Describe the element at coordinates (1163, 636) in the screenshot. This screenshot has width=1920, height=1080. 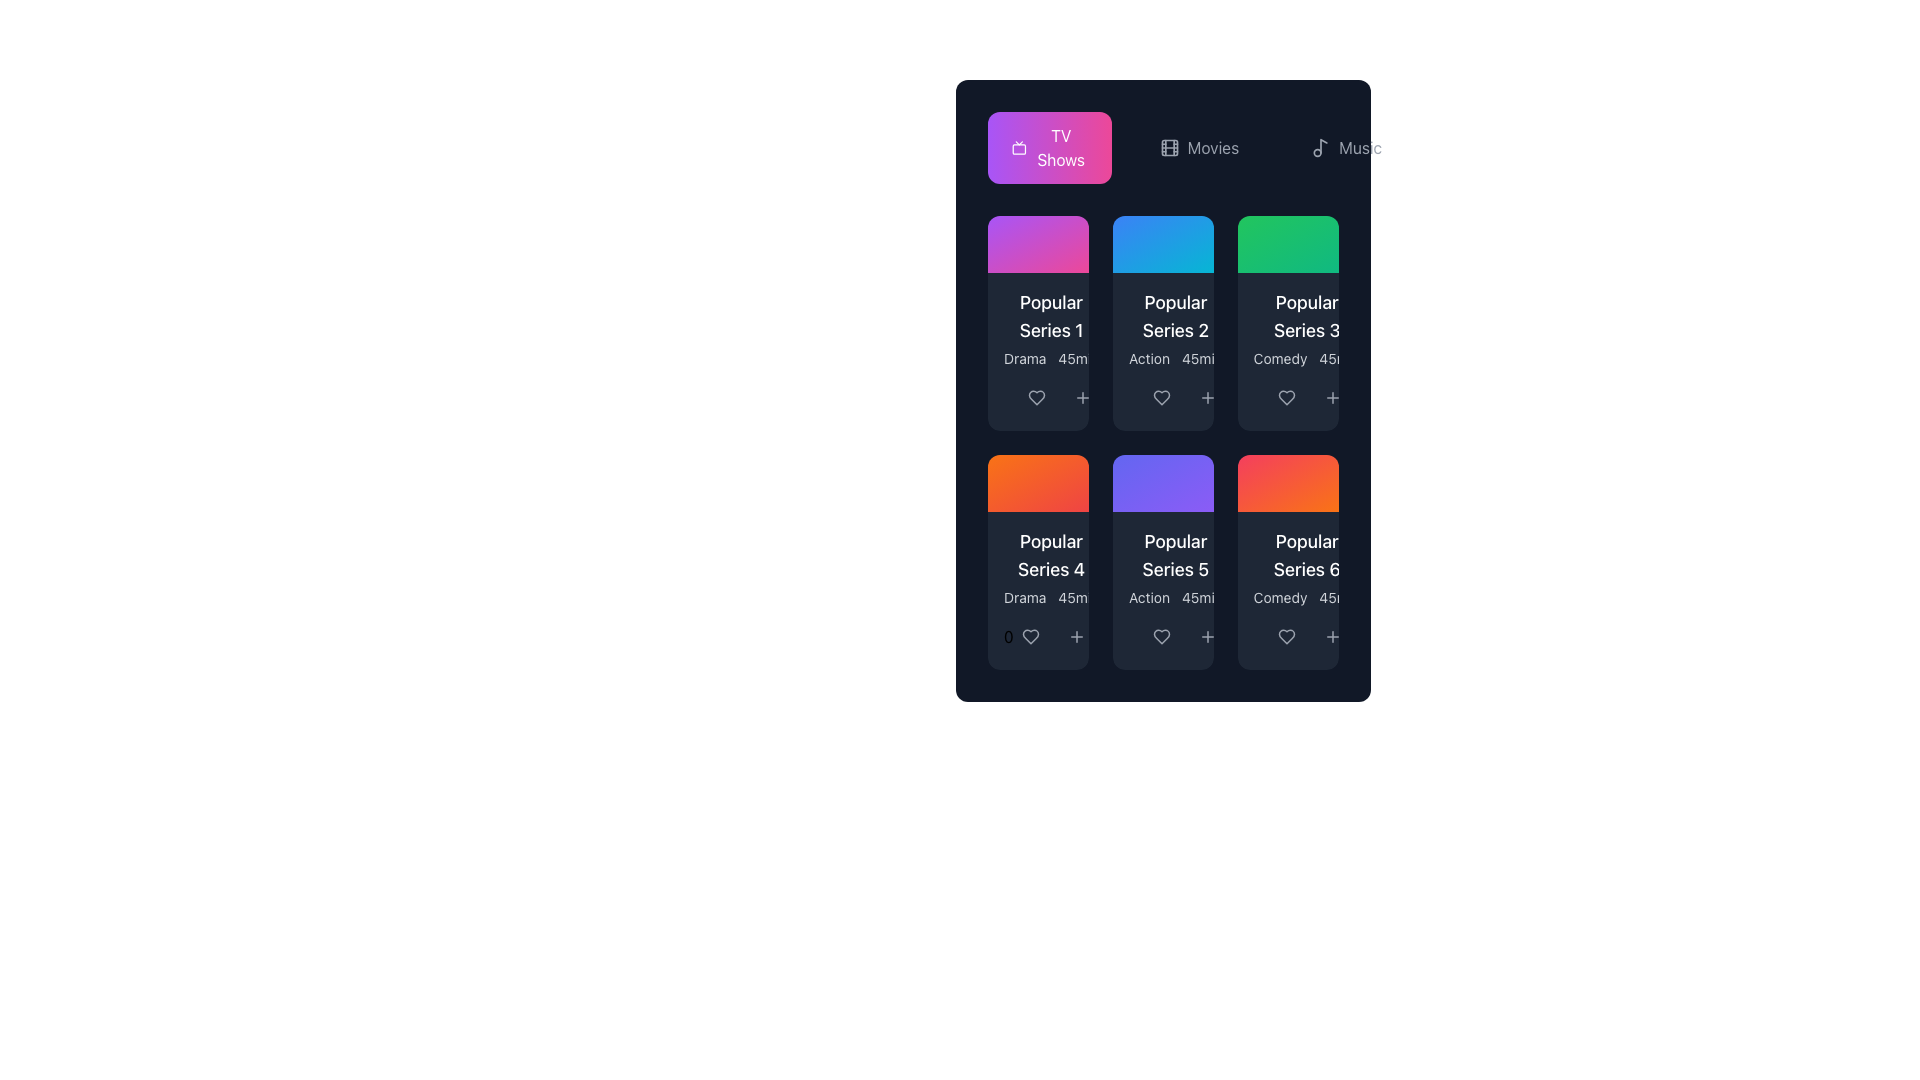
I see `the heart-shaped button to mark 'Popular Series 5' as a favorite` at that location.